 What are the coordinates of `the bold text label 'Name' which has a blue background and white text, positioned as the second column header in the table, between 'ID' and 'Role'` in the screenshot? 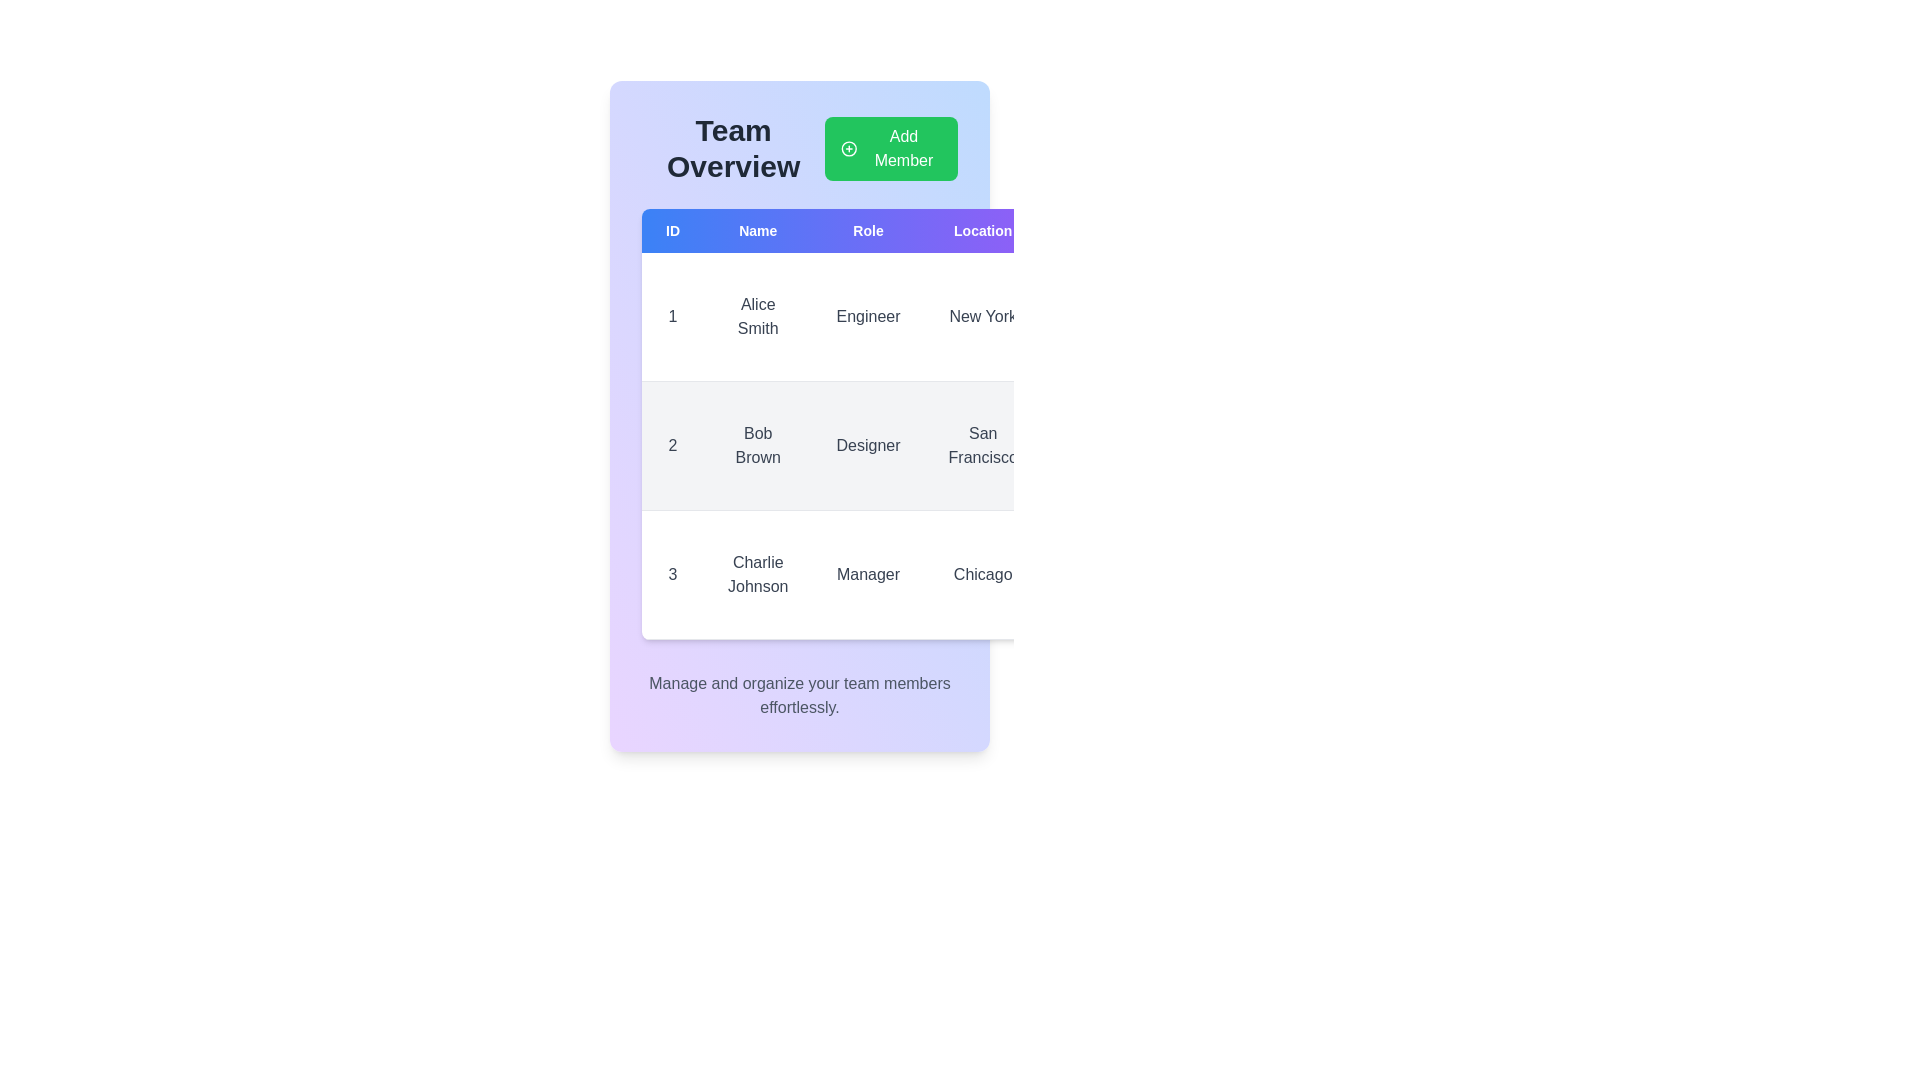 It's located at (757, 230).